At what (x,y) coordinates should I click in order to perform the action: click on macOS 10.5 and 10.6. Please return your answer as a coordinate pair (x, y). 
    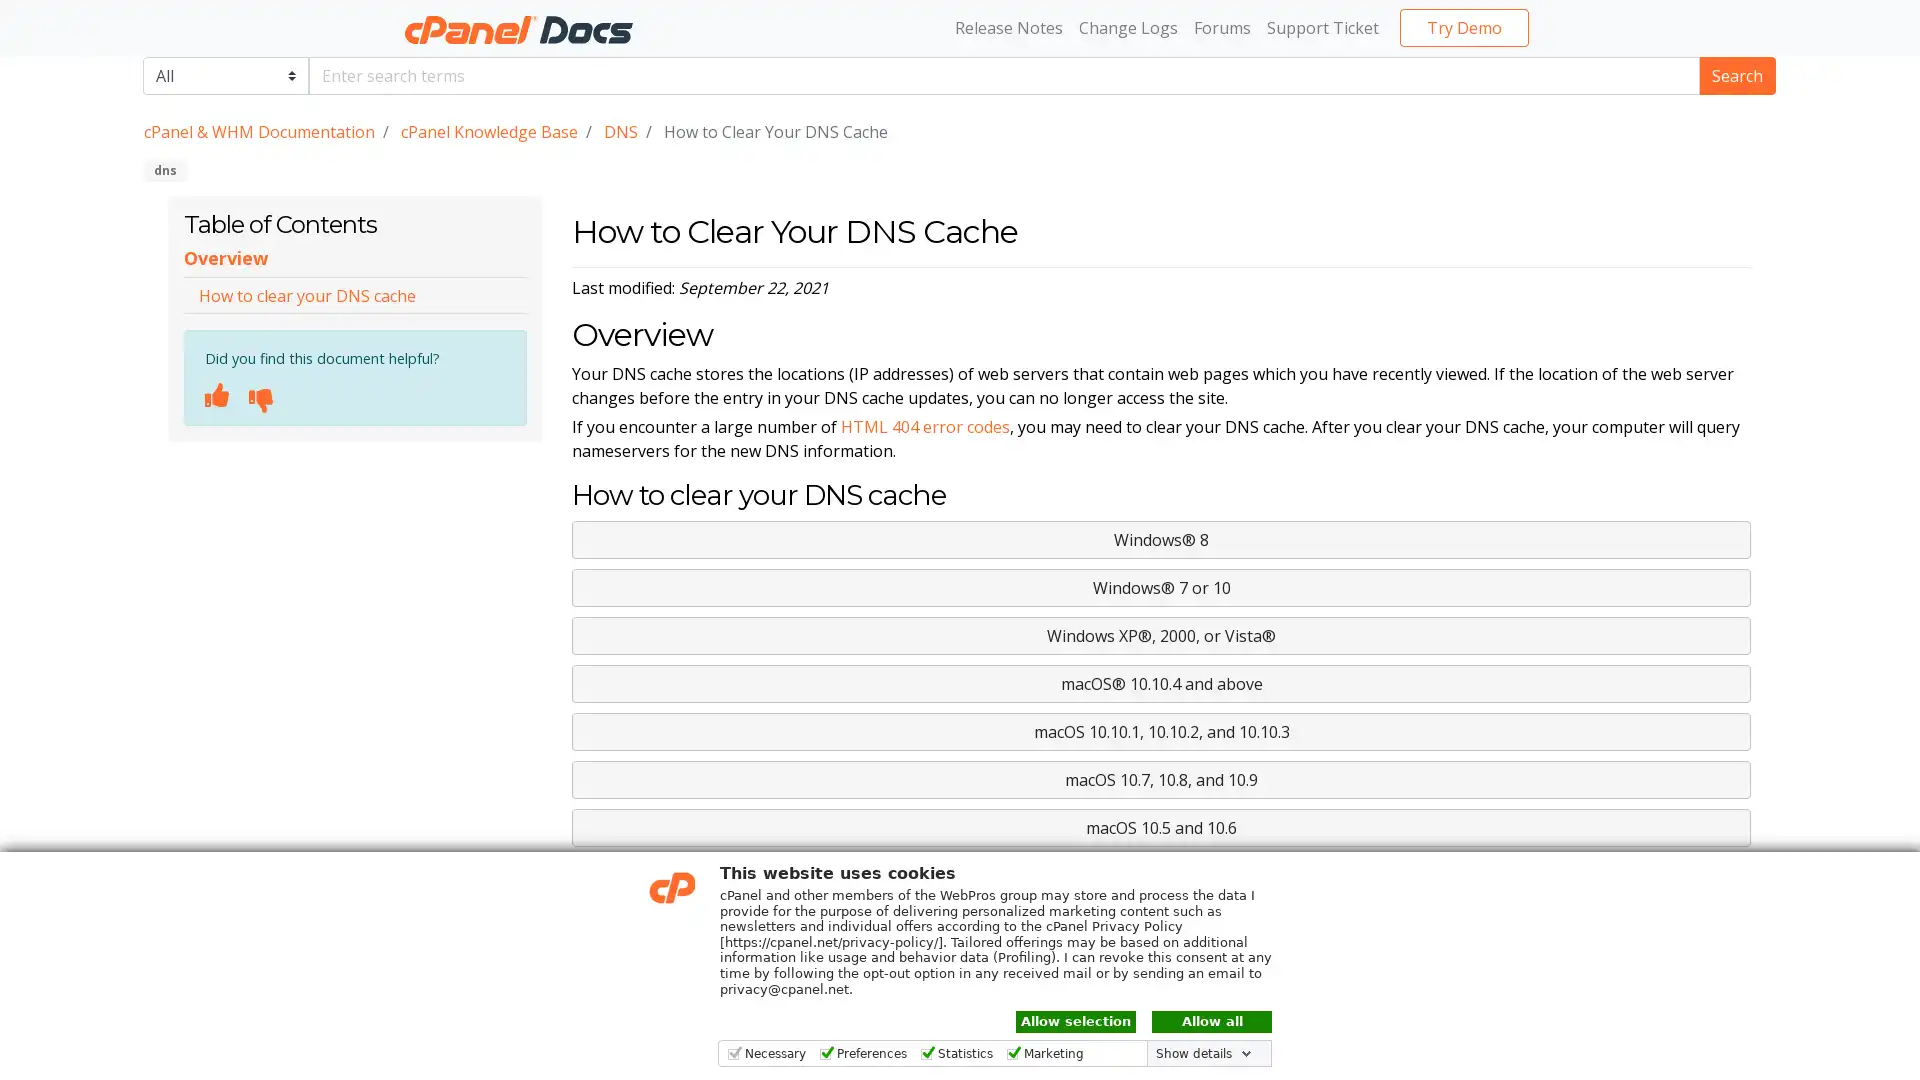
    Looking at the image, I should click on (1161, 828).